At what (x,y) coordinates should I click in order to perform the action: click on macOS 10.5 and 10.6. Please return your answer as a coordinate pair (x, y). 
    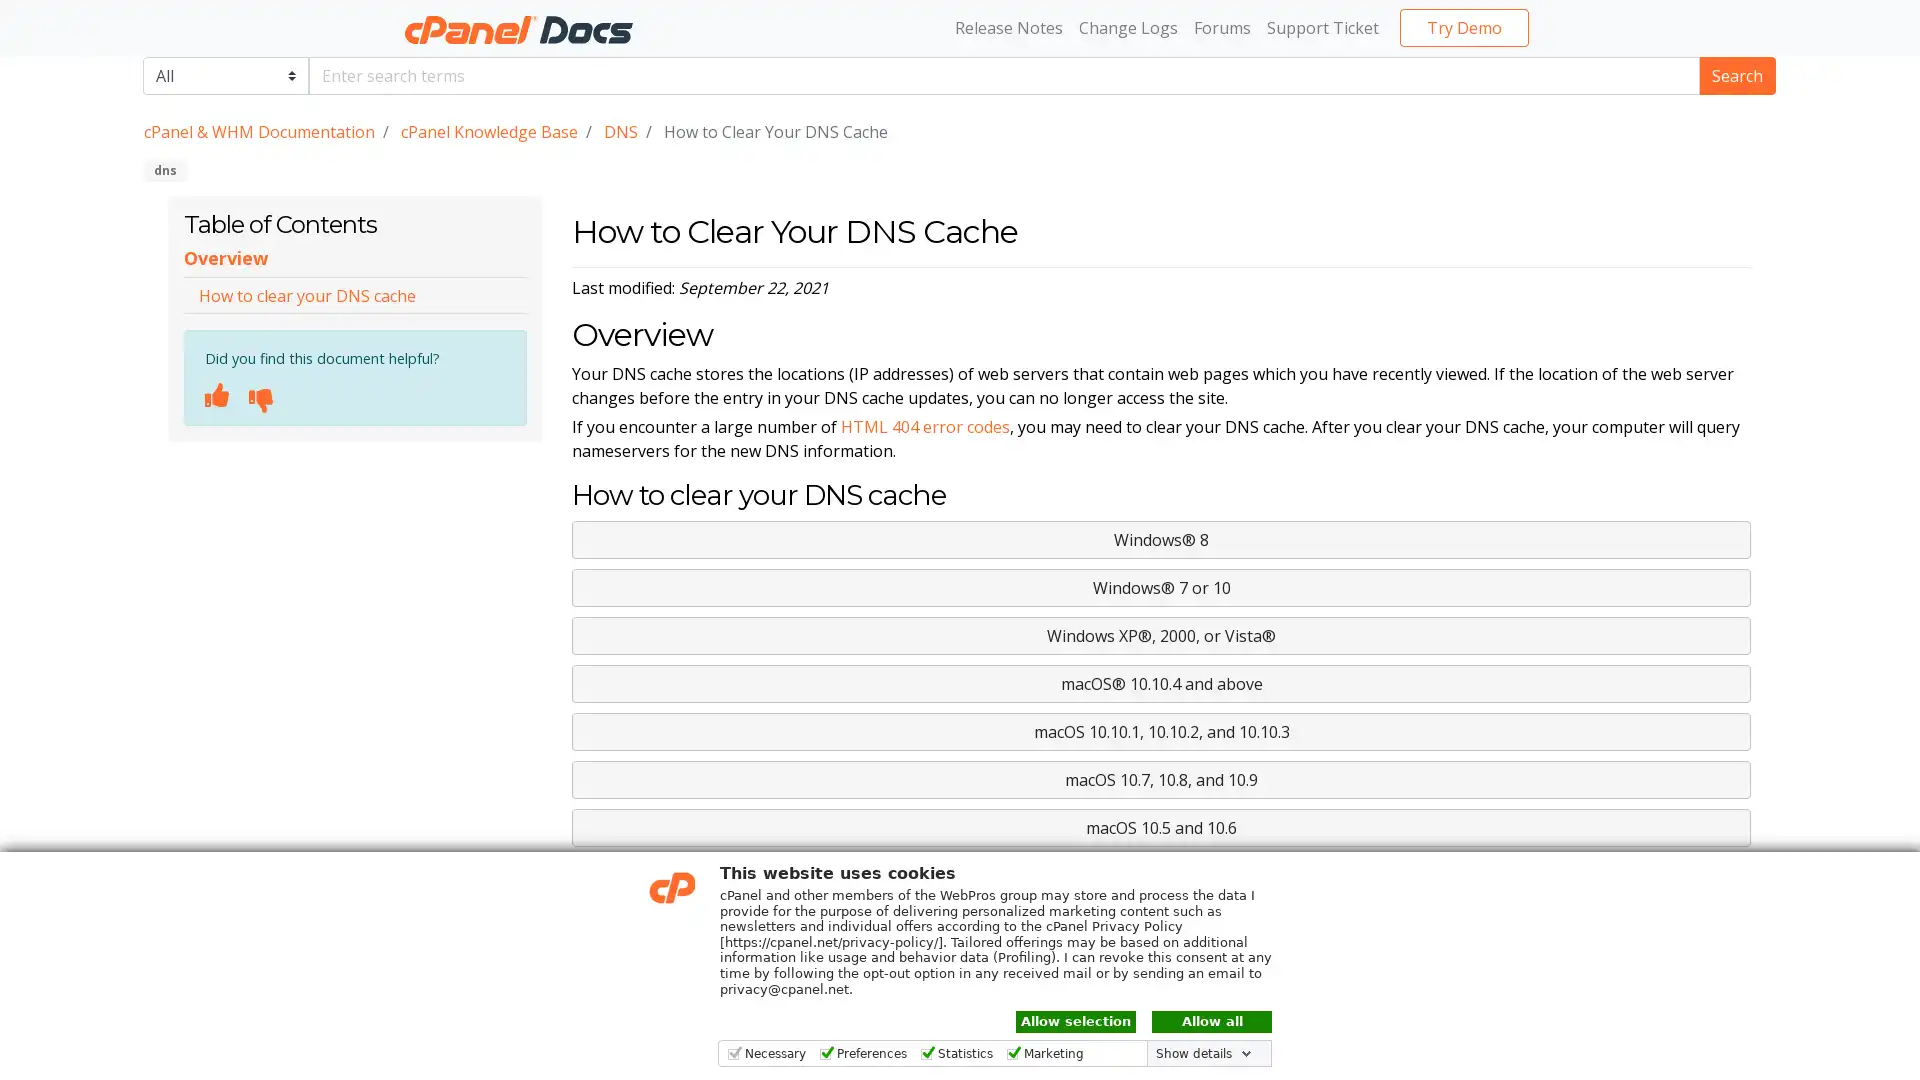
    Looking at the image, I should click on (1161, 828).